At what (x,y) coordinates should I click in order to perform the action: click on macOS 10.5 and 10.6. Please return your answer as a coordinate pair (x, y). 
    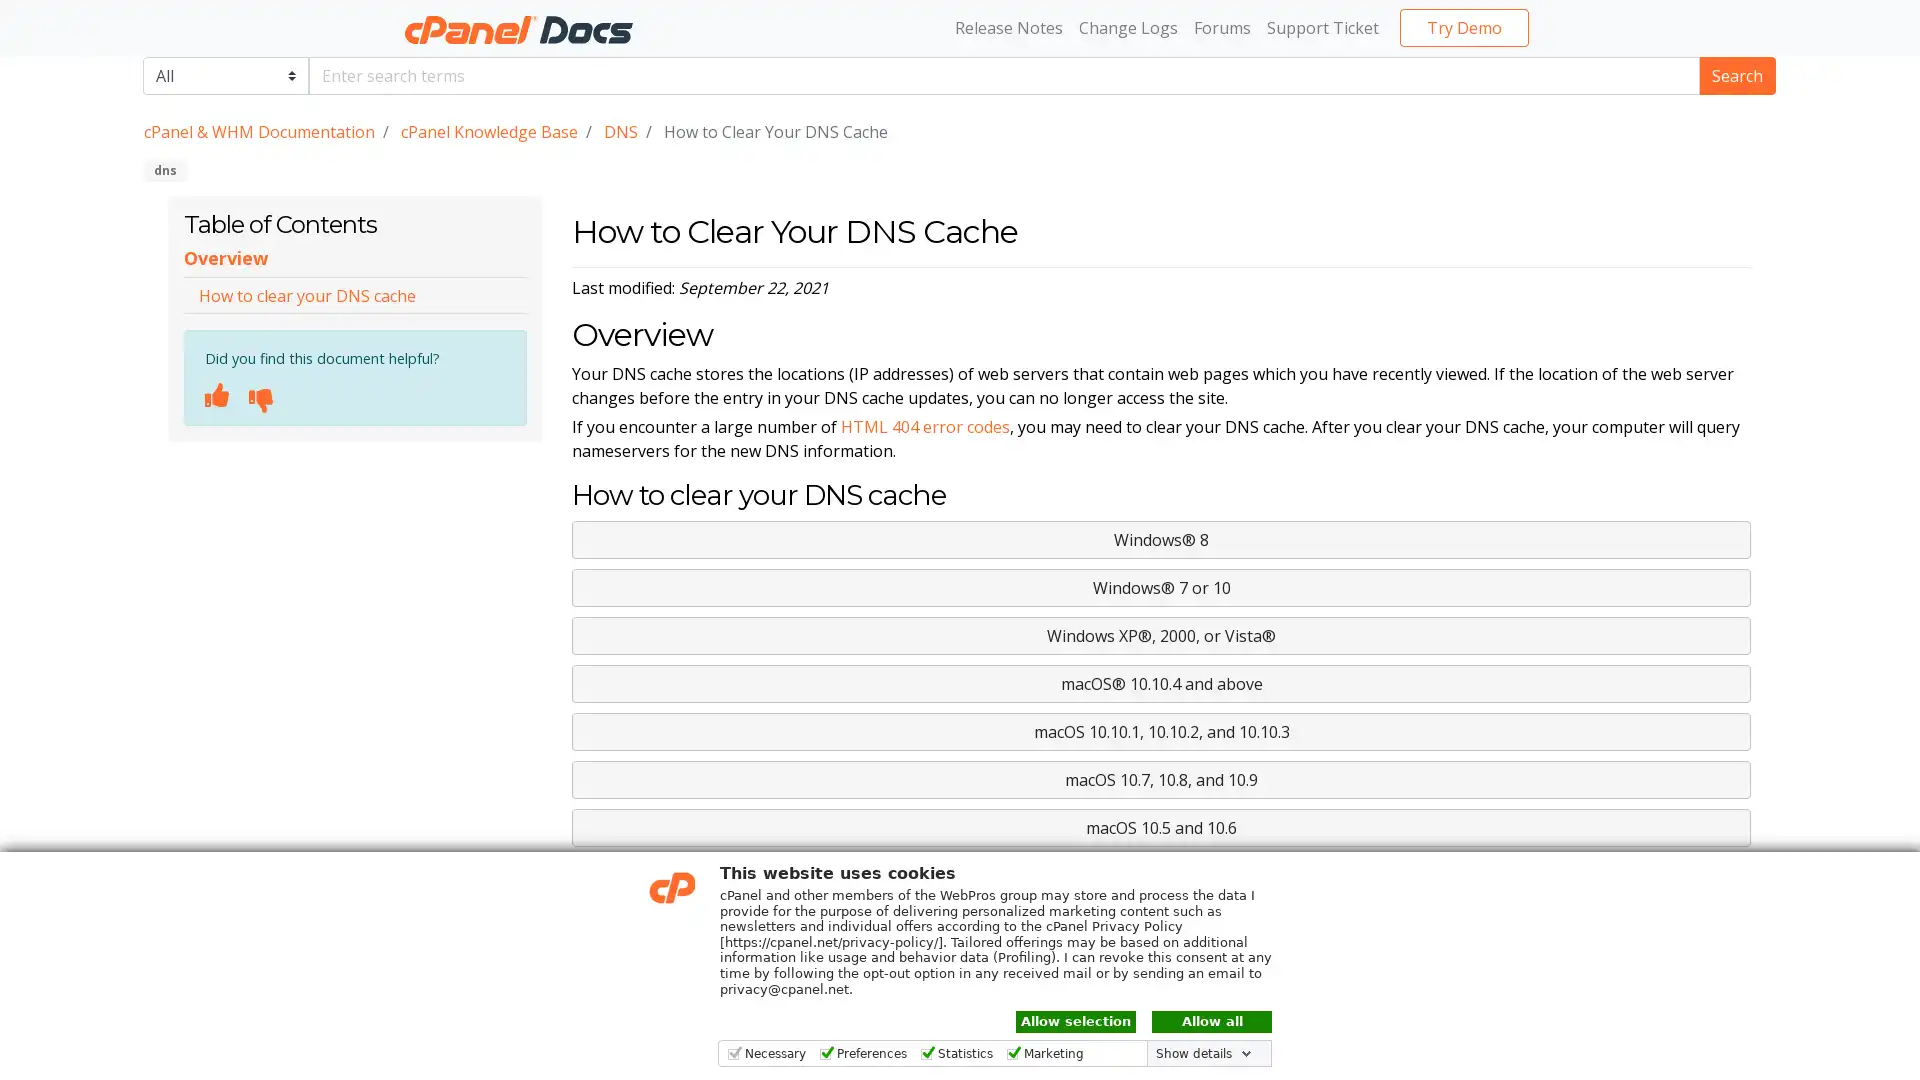
    Looking at the image, I should click on (1161, 828).